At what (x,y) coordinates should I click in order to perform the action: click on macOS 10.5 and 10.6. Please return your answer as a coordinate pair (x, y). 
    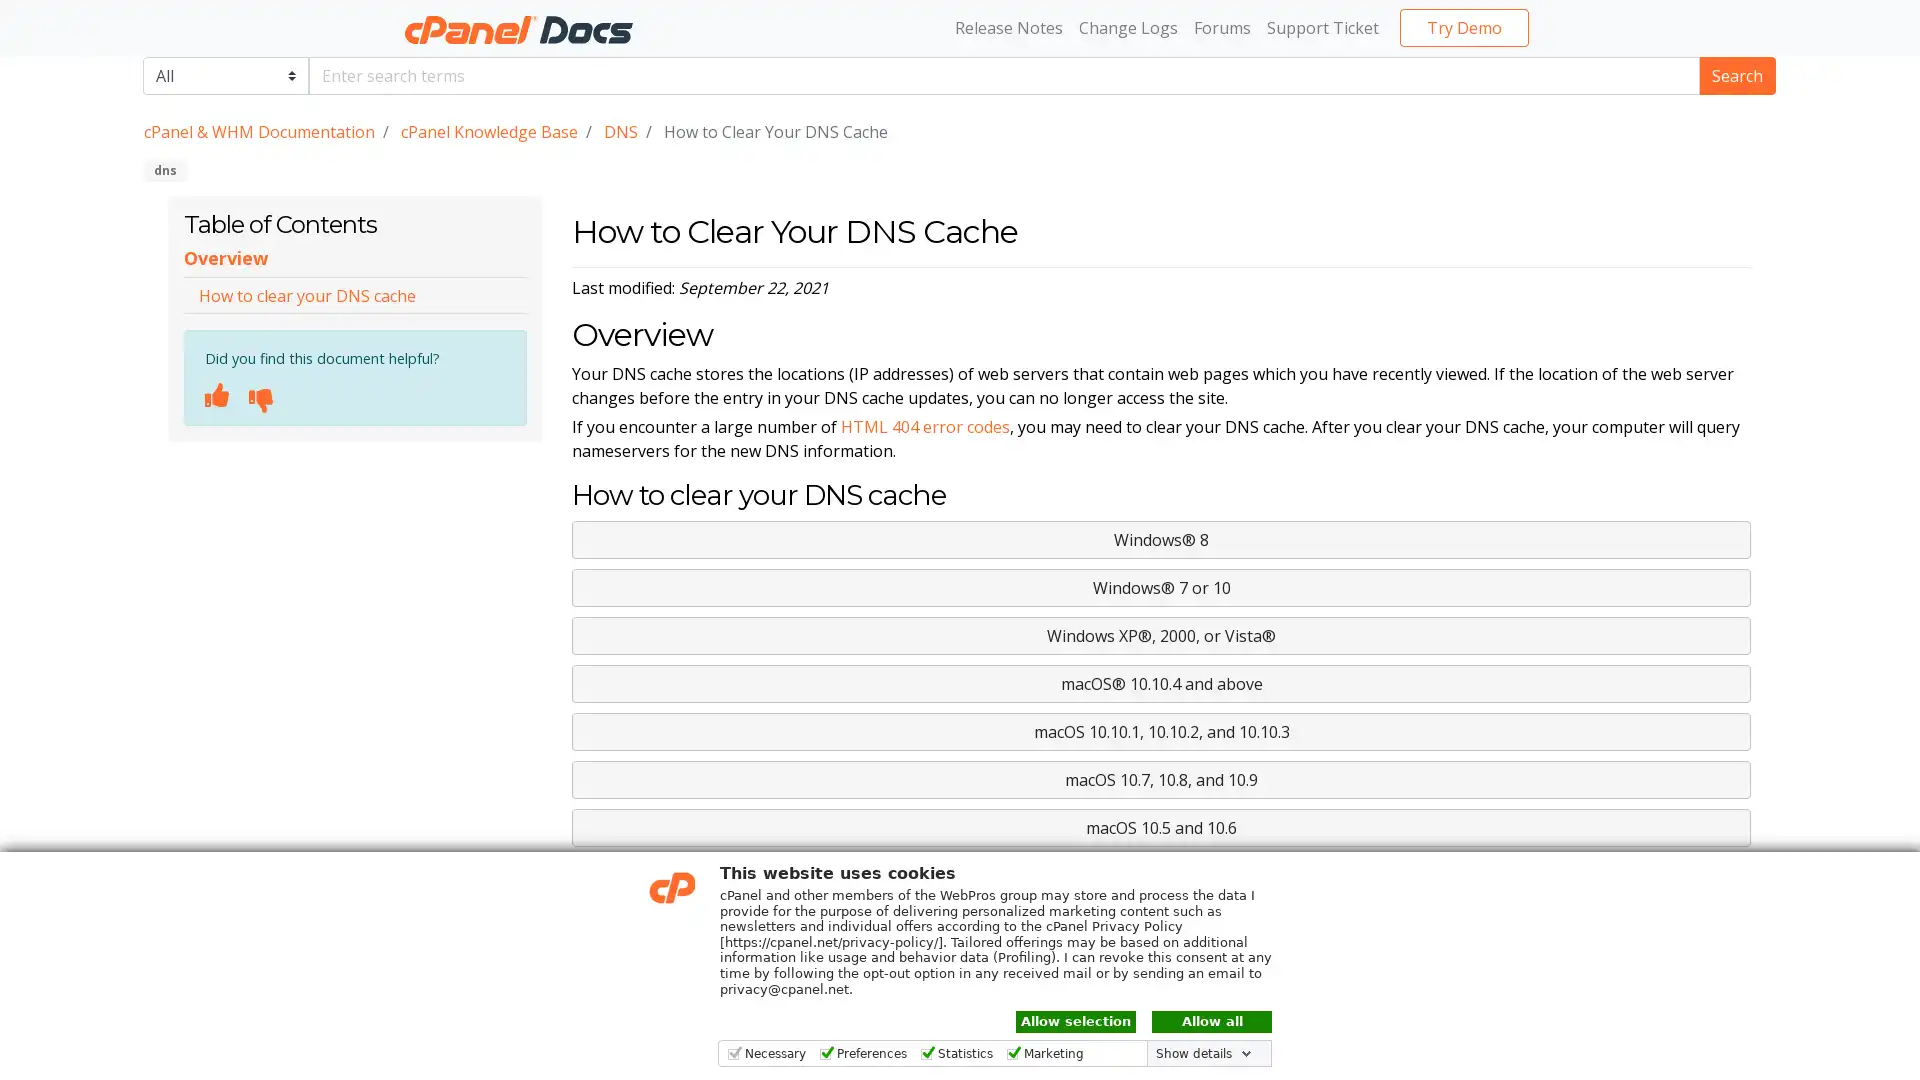
    Looking at the image, I should click on (1161, 828).